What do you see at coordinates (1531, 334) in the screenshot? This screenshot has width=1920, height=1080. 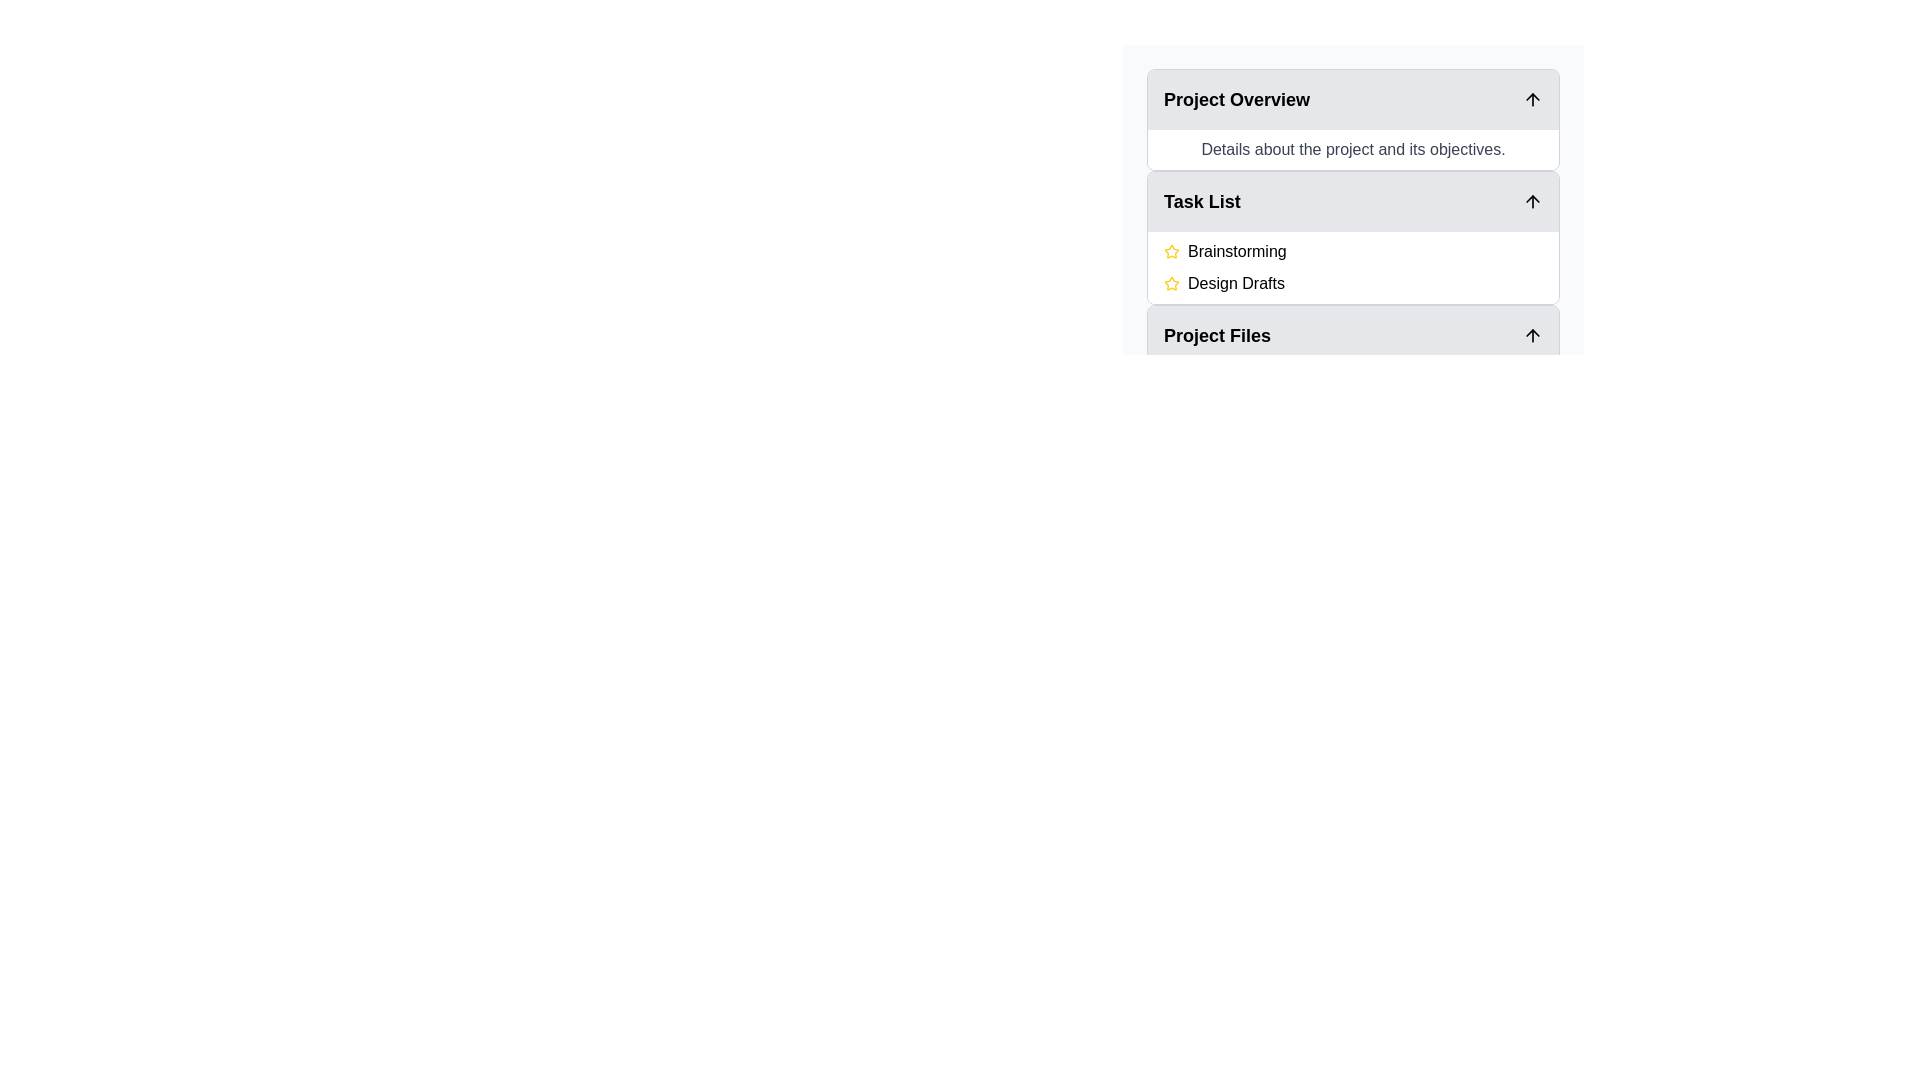 I see `the arrow icon that toggles the 'Project Files' section` at bounding box center [1531, 334].